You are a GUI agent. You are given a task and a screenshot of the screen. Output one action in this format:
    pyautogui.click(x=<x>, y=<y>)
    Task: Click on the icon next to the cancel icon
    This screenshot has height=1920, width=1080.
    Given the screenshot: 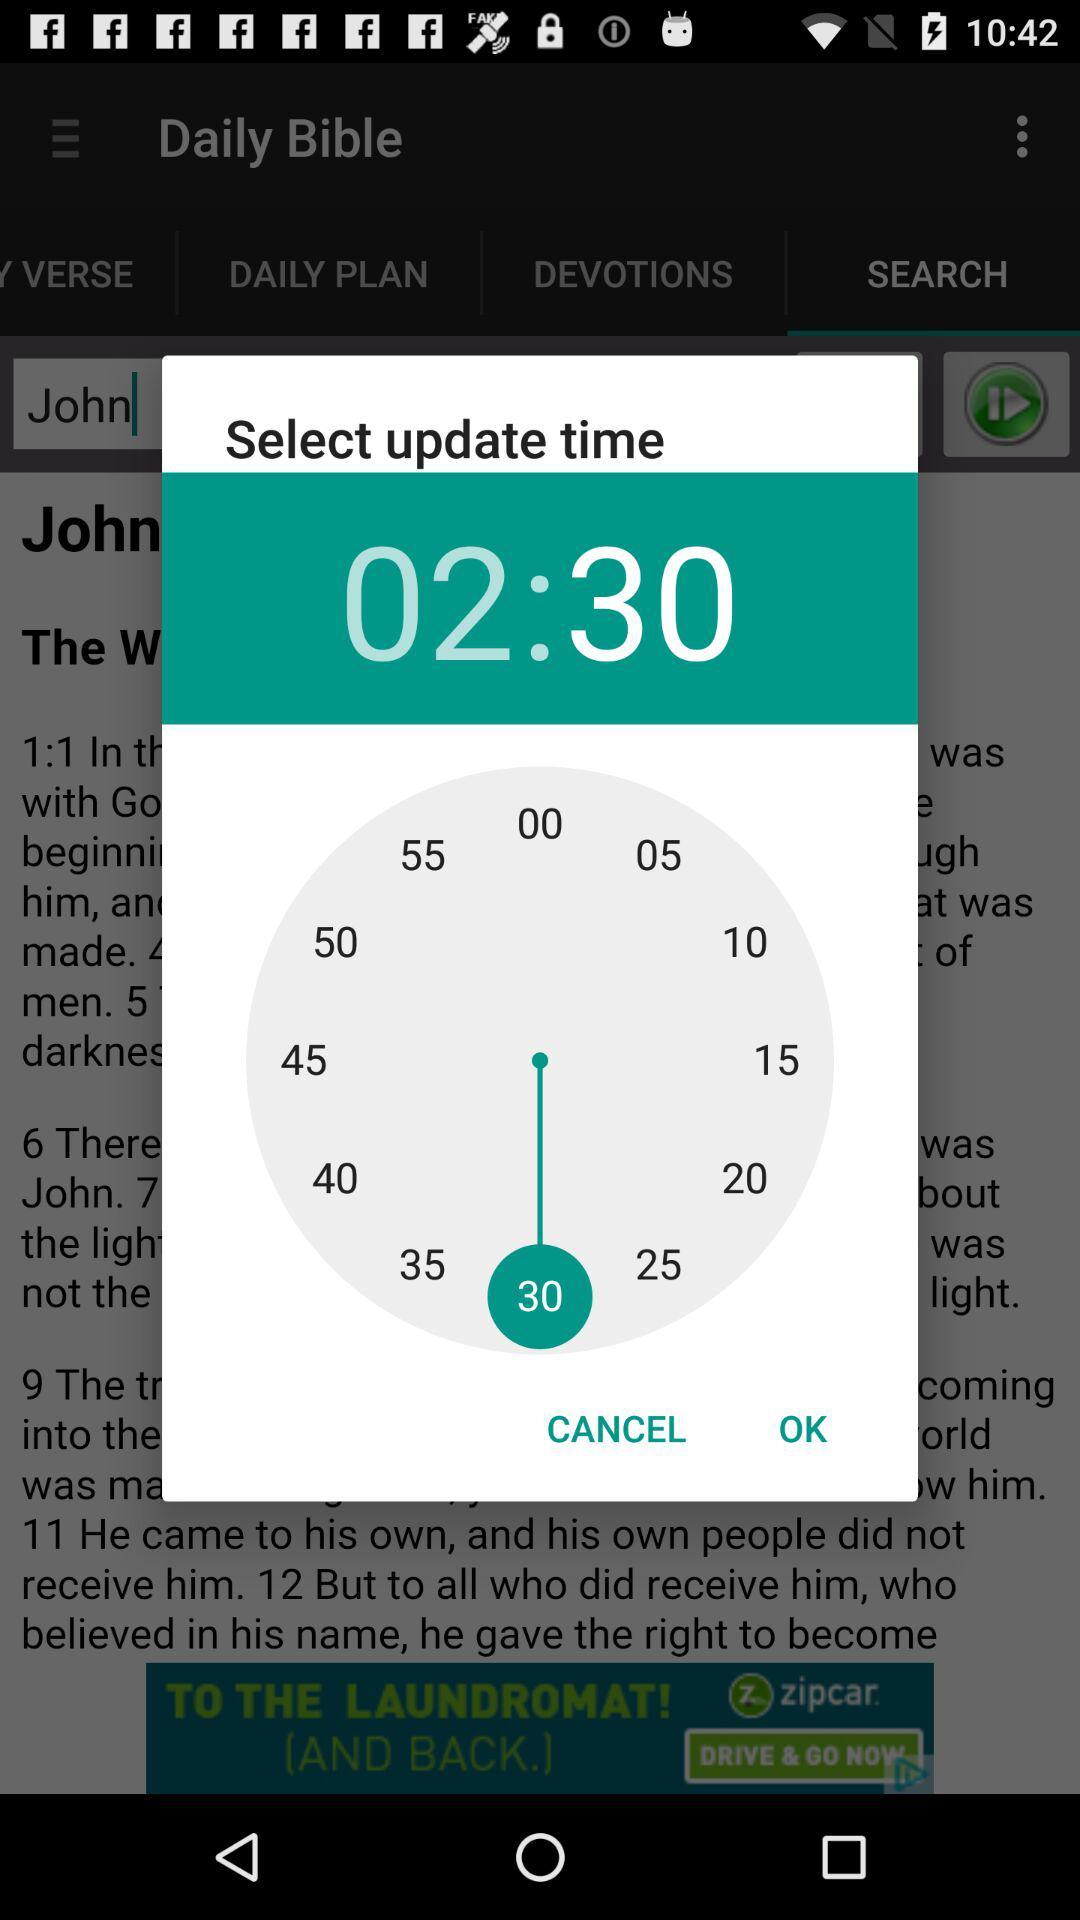 What is the action you would take?
    pyautogui.click(x=801, y=1427)
    